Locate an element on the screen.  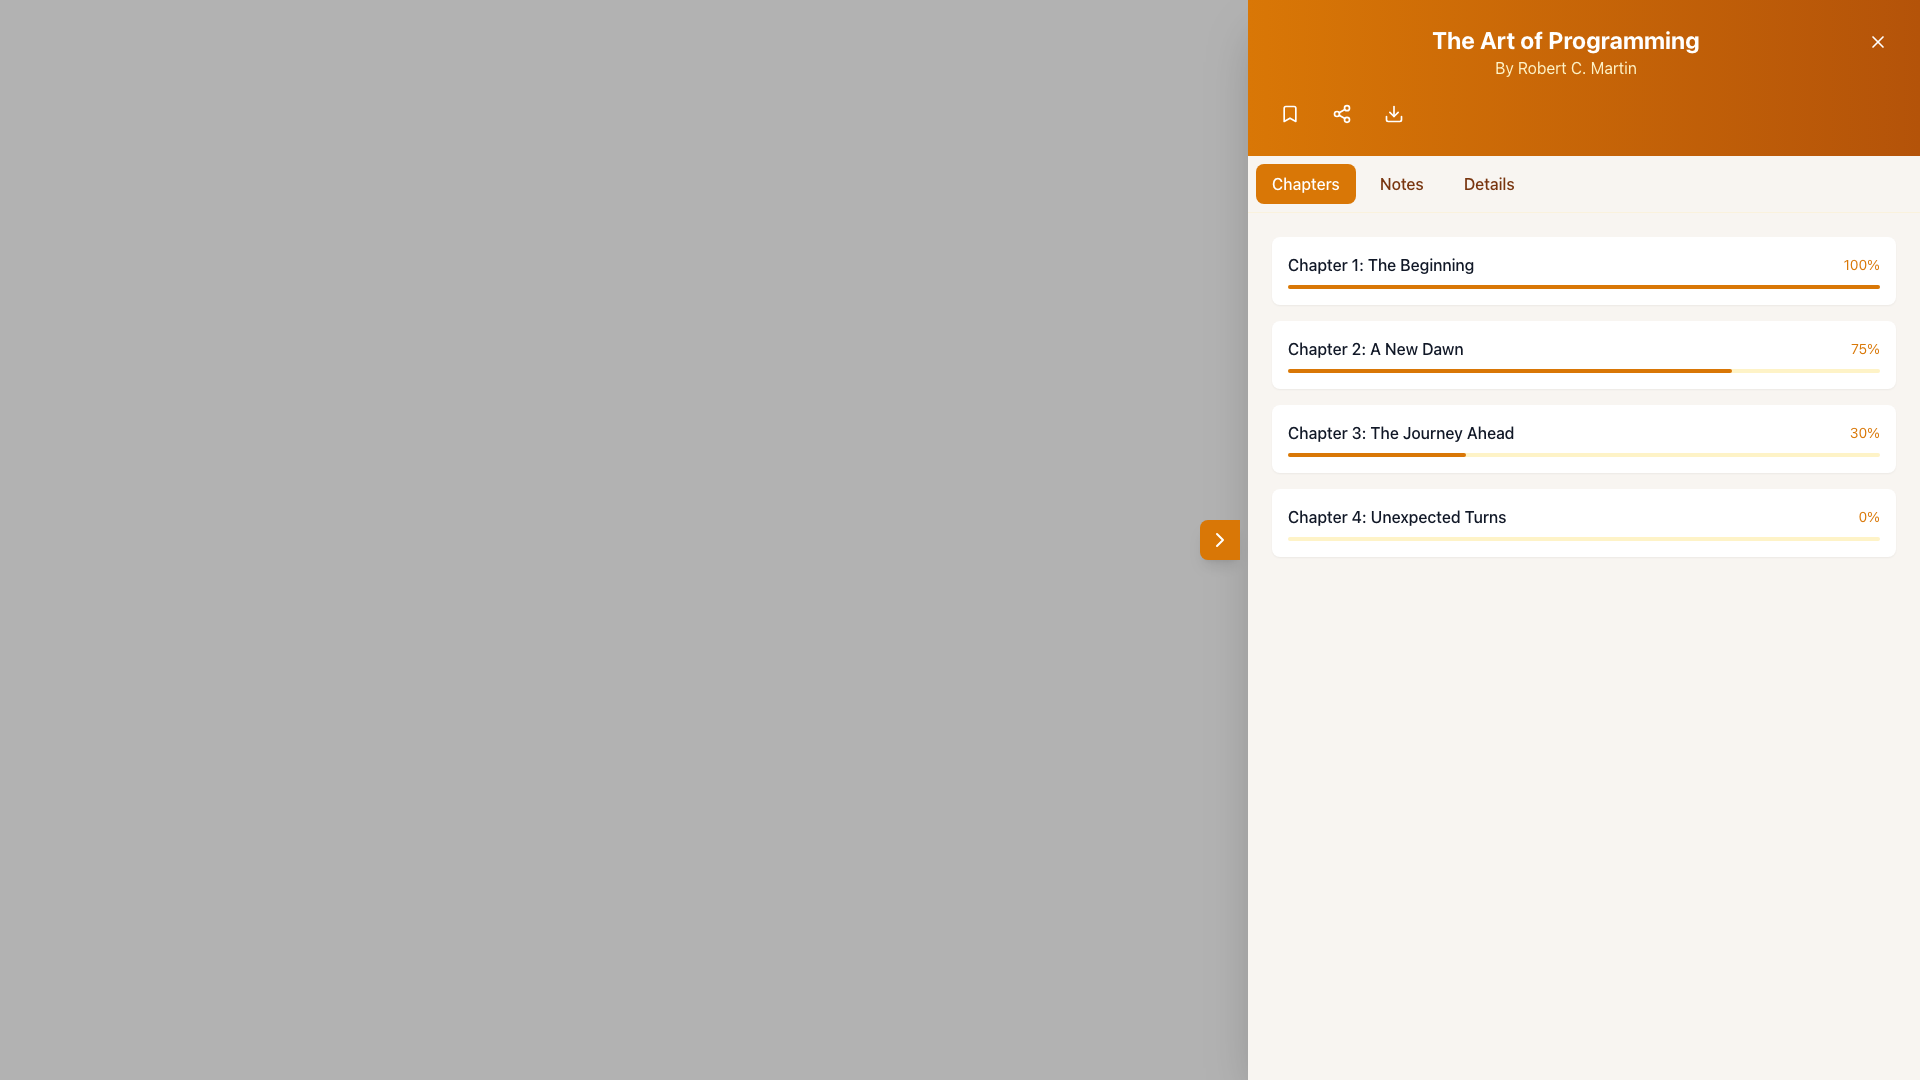
the right-facing chevron icon with a minimalist design, located at the left edge of the vertical menu panel, for potential visual feedback is located at coordinates (1218, 540).